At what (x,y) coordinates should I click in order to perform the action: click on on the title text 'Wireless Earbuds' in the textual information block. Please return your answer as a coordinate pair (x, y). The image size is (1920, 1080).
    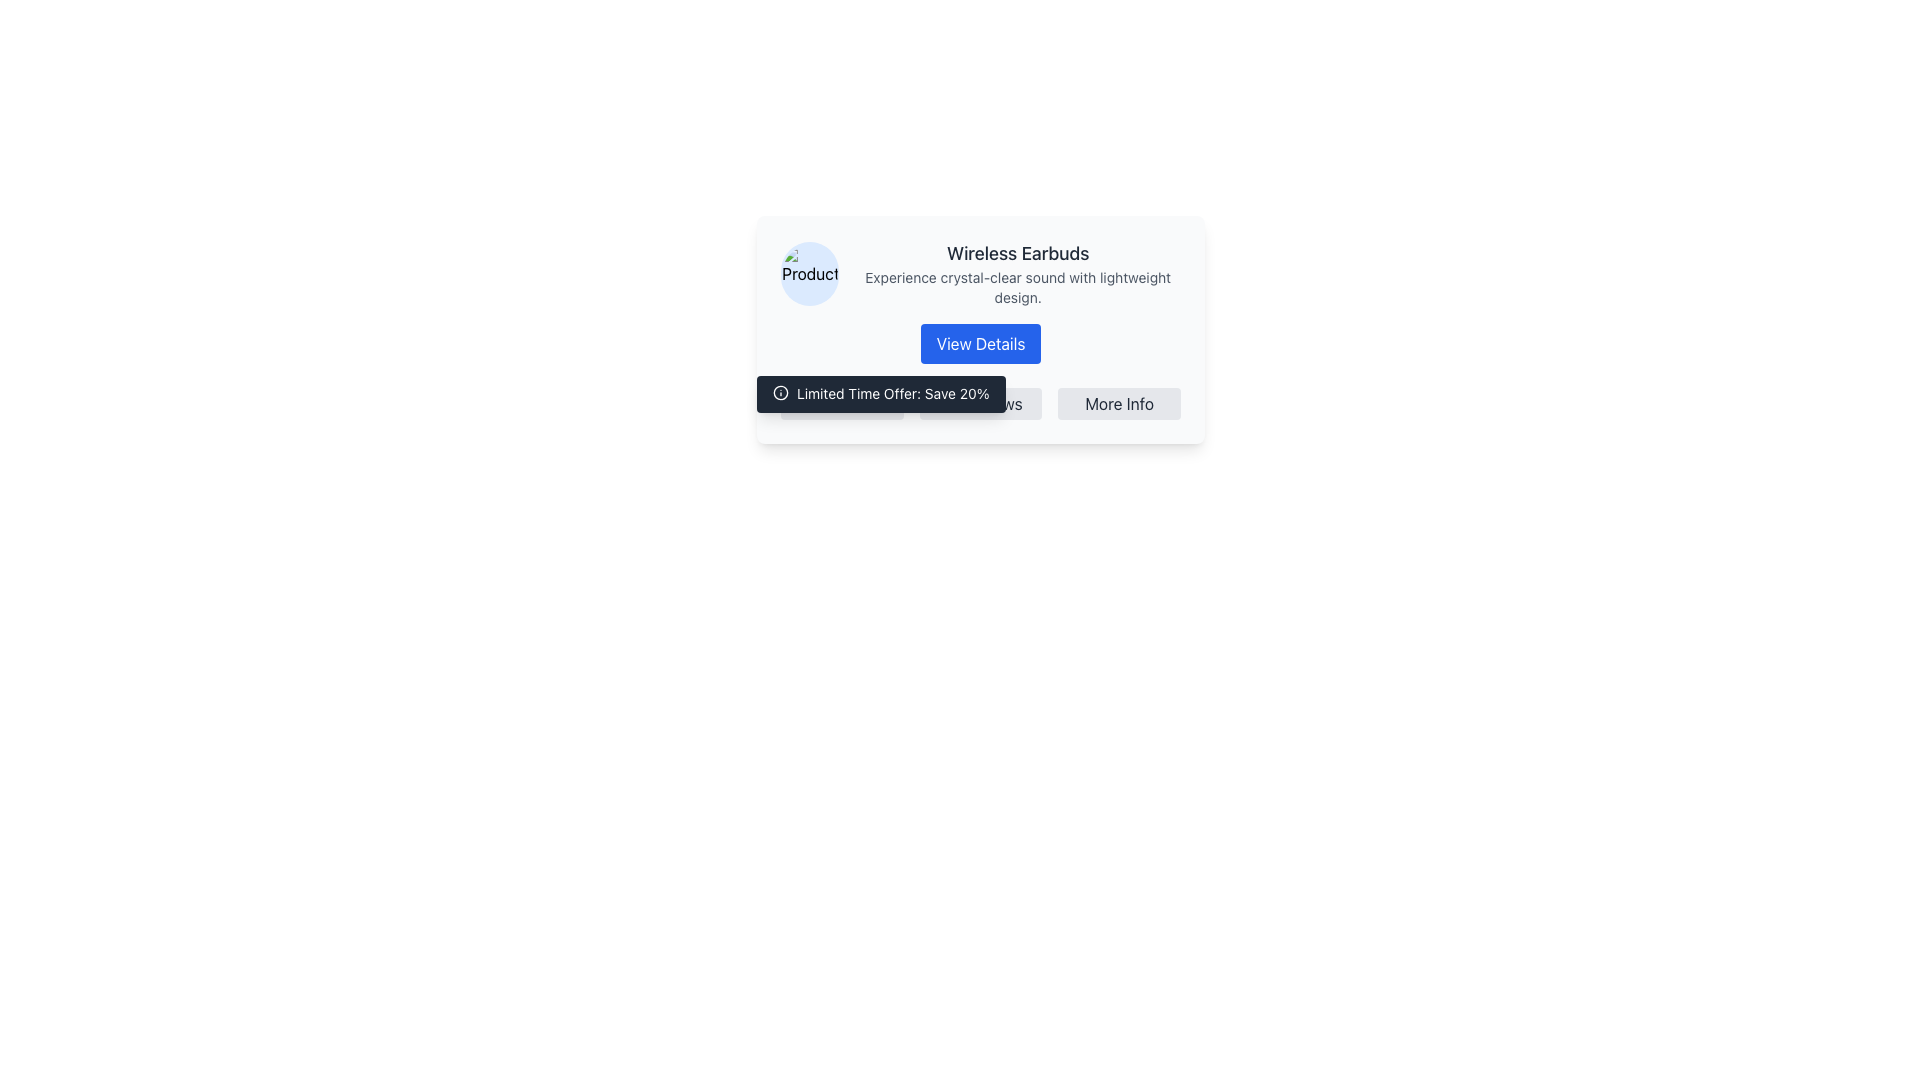
    Looking at the image, I should click on (1018, 273).